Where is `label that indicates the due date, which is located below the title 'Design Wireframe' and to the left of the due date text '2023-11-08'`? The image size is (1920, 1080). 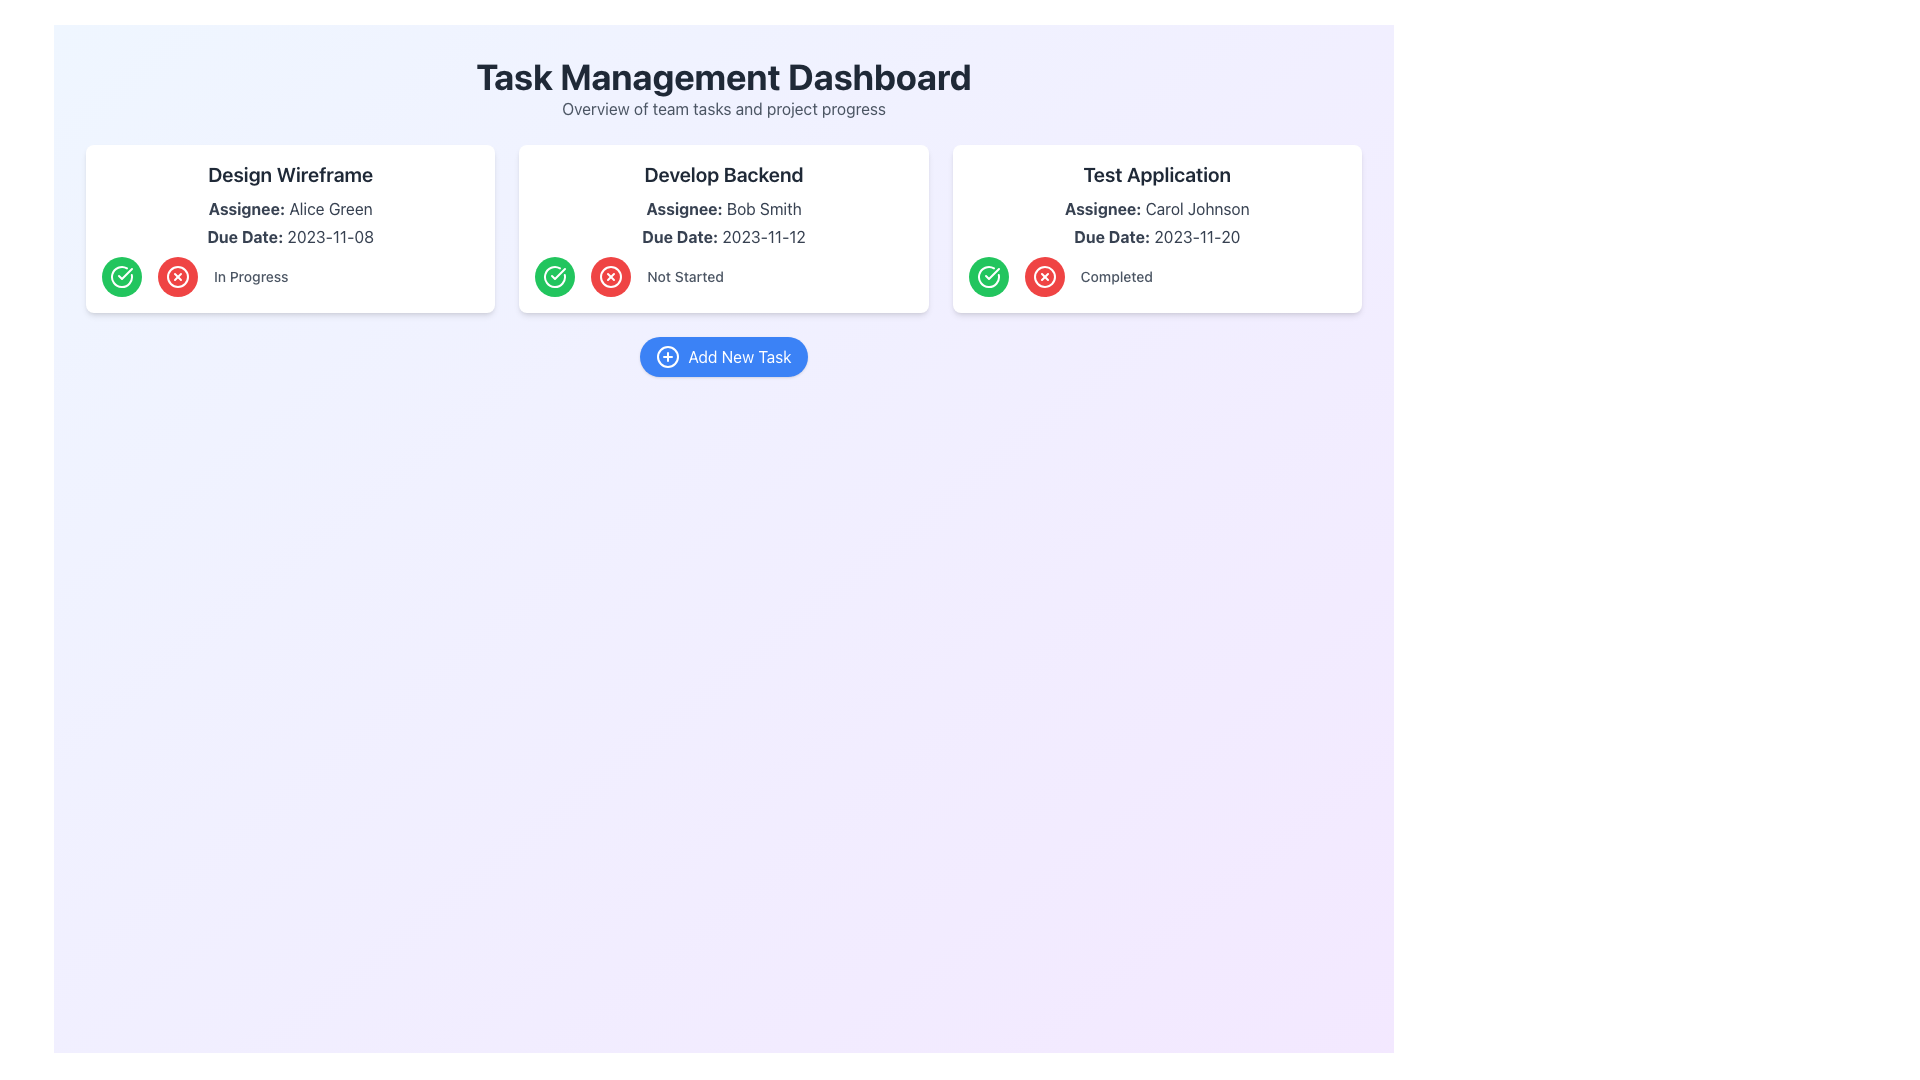
label that indicates the due date, which is located below the title 'Design Wireframe' and to the left of the due date text '2023-11-08' is located at coordinates (244, 235).